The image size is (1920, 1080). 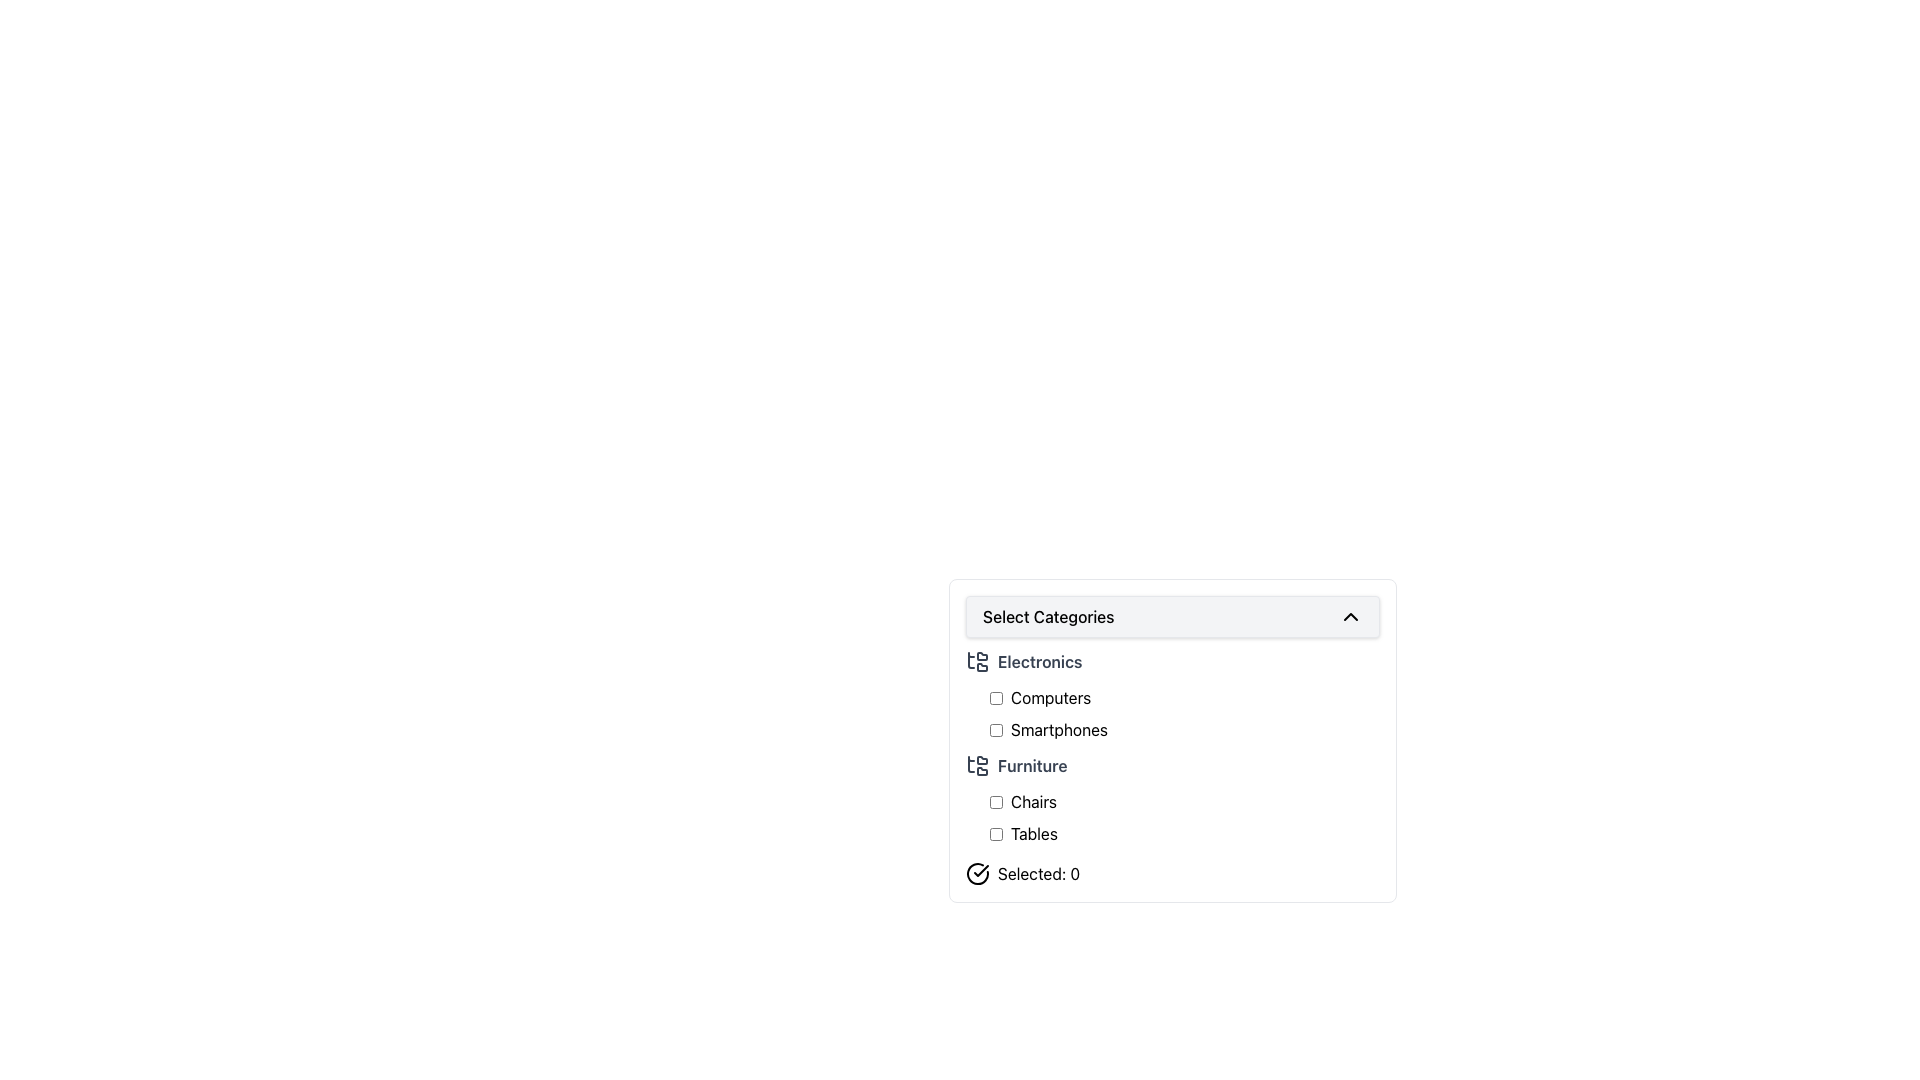 I want to click on the 'Tables' label, which is the second element in the 'Furniture' category selection list, following the checkbox, so click(x=1034, y=833).